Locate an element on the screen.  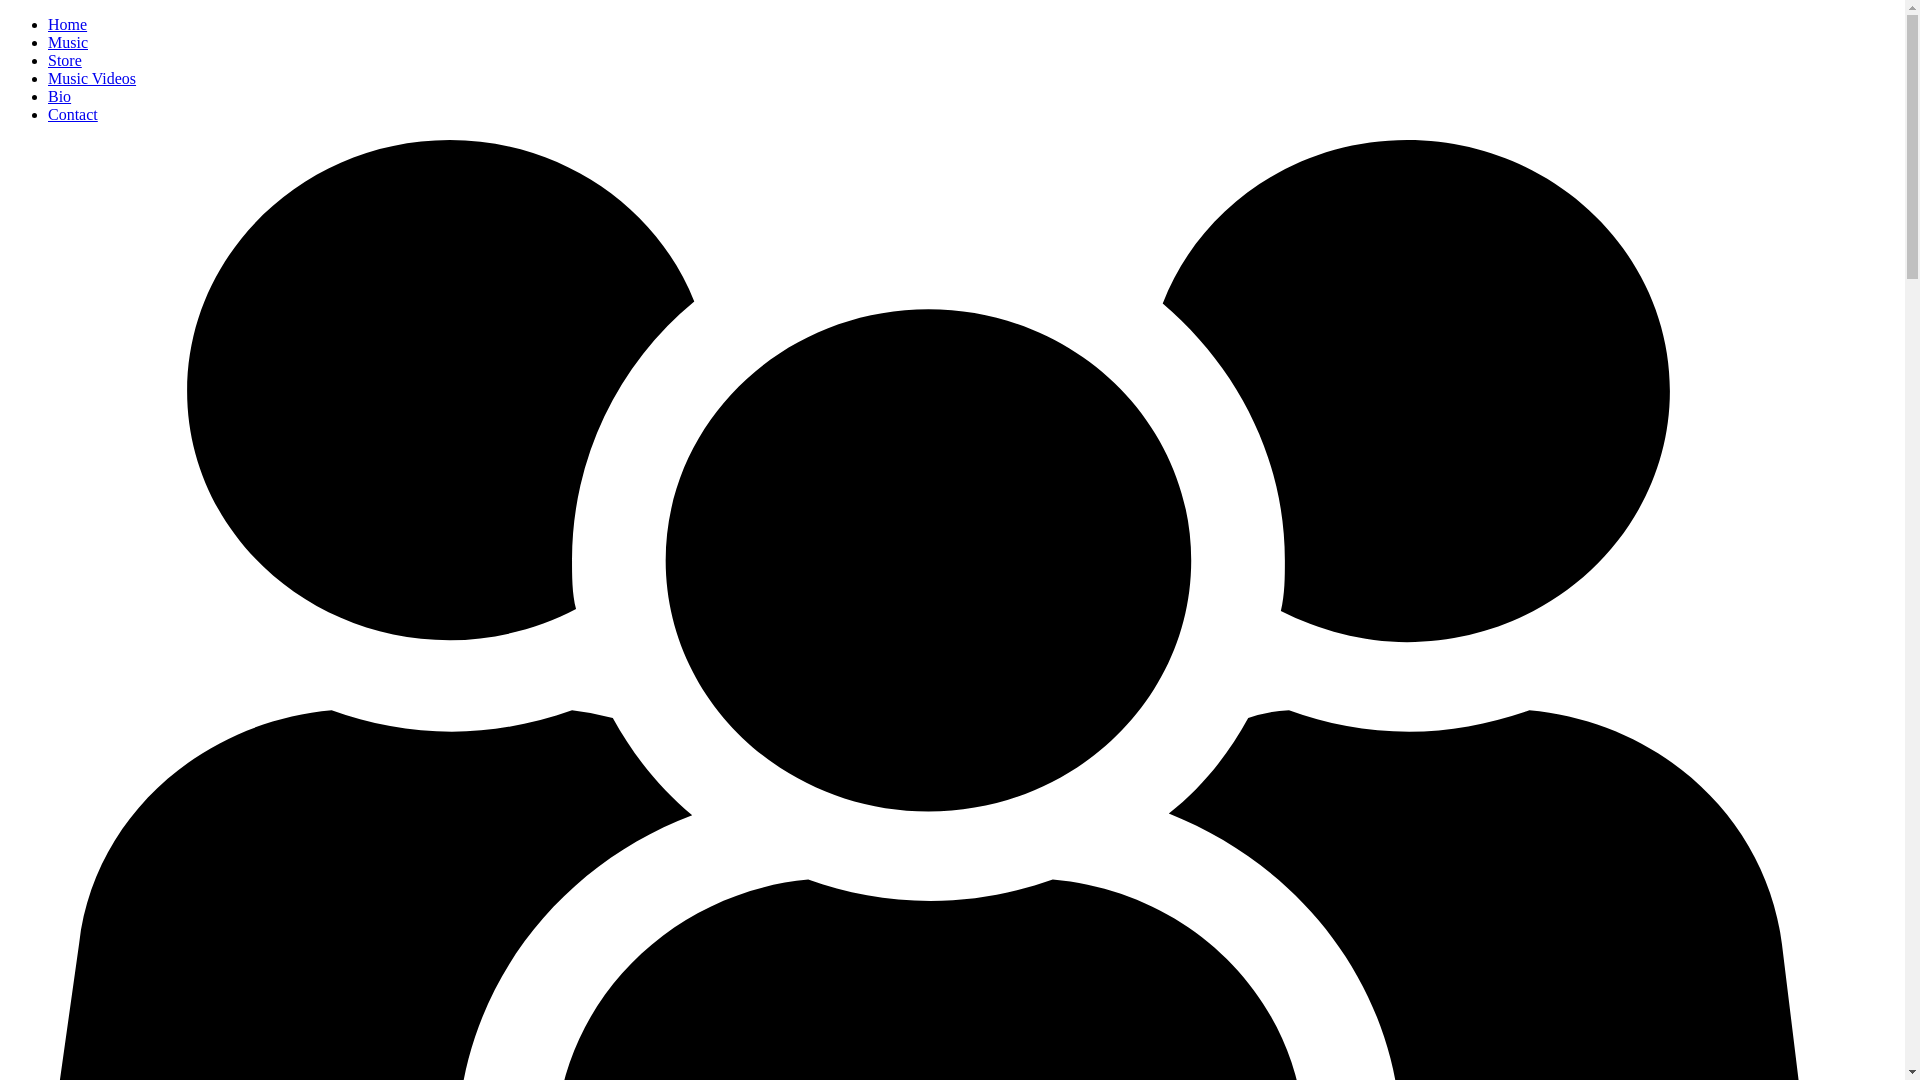
'Bio' is located at coordinates (59, 96).